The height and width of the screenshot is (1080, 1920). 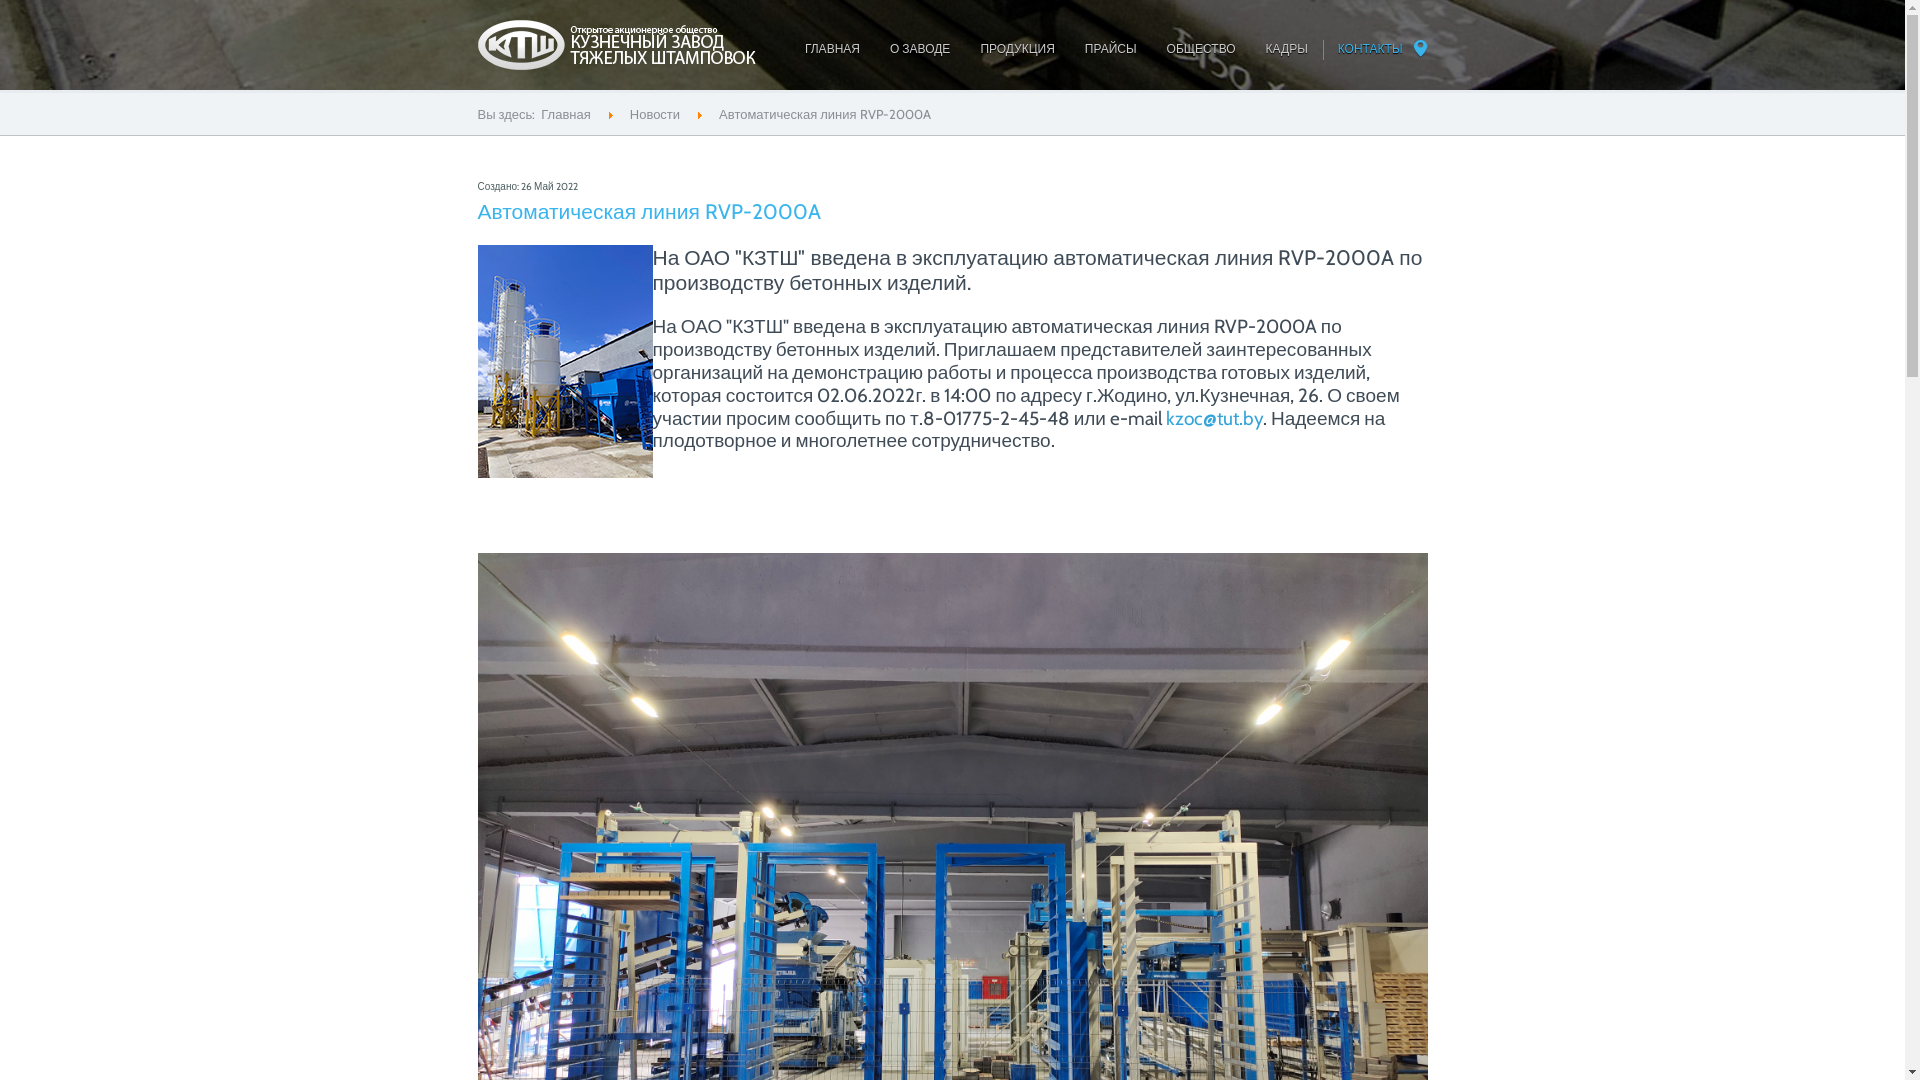 I want to click on 'kzoc@tut.by', so click(x=1166, y=417).